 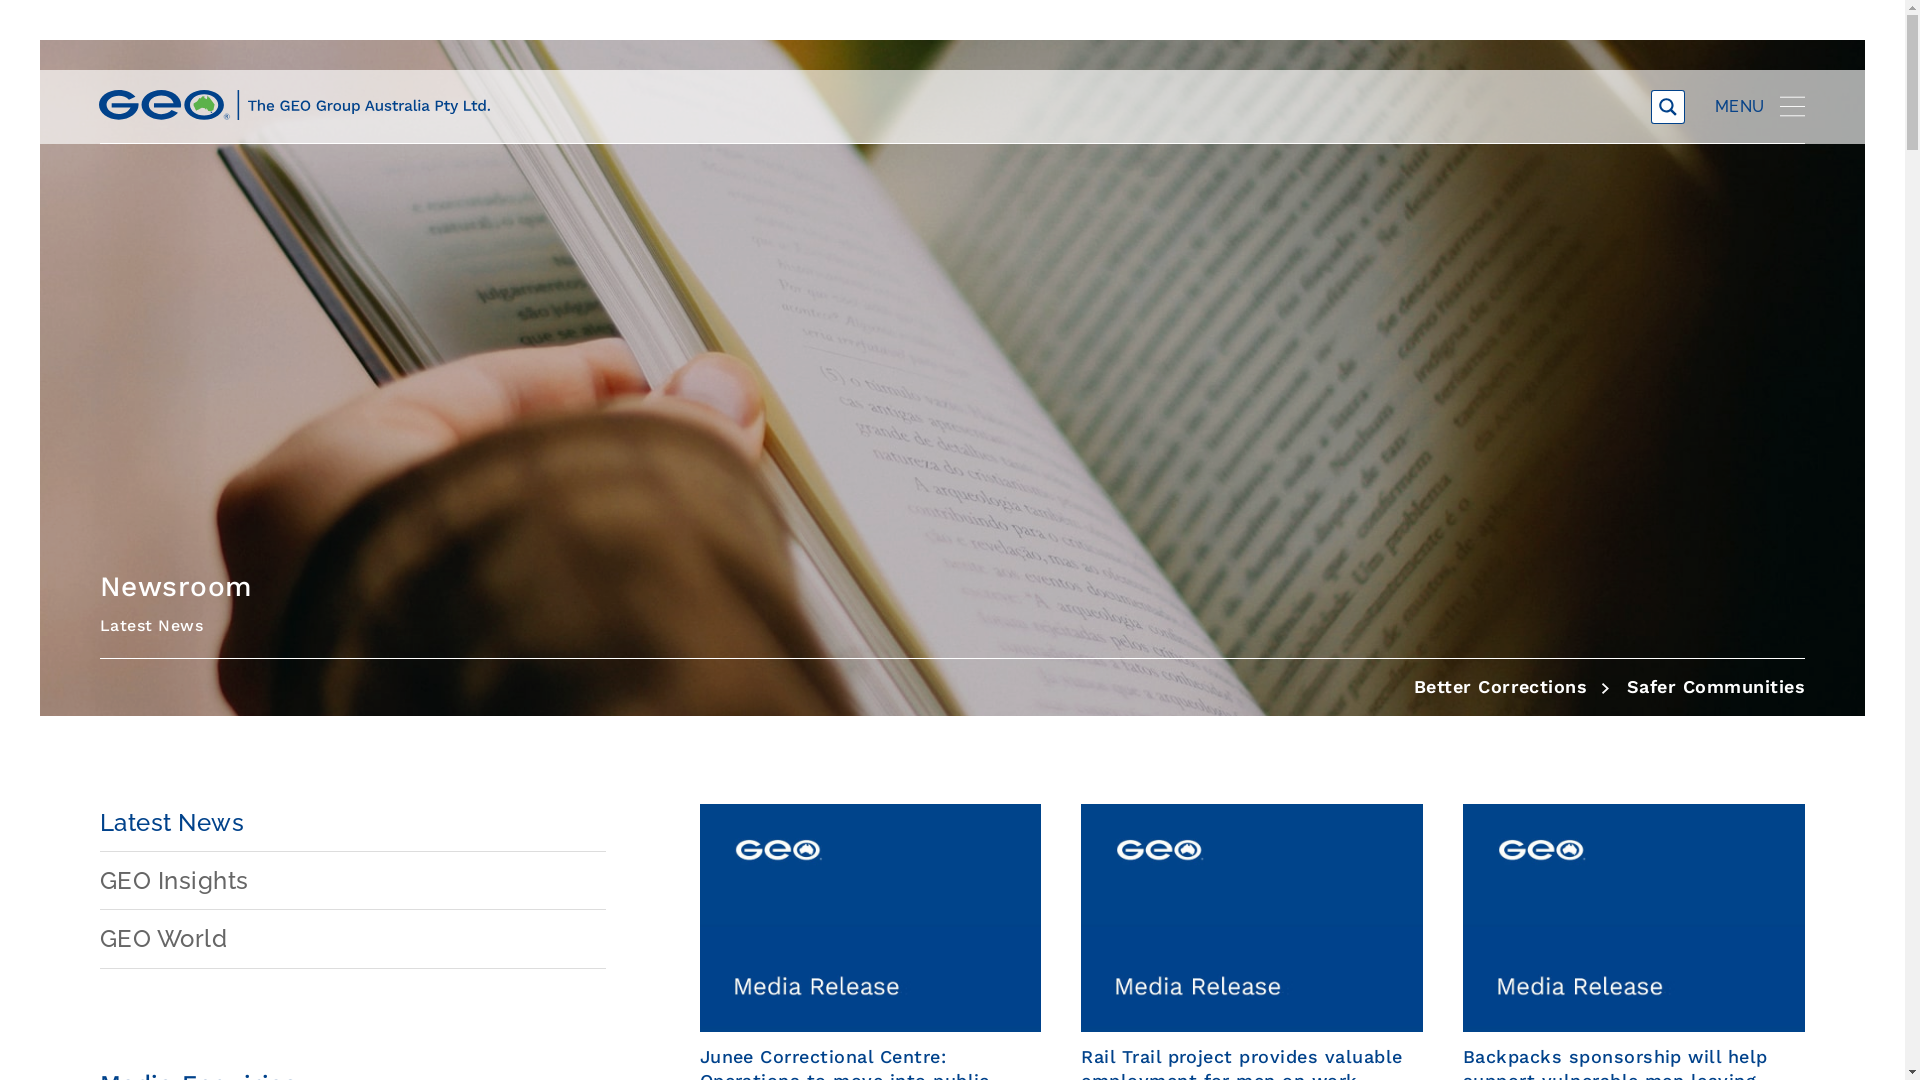 I want to click on 'GEO Insights', so click(x=353, y=879).